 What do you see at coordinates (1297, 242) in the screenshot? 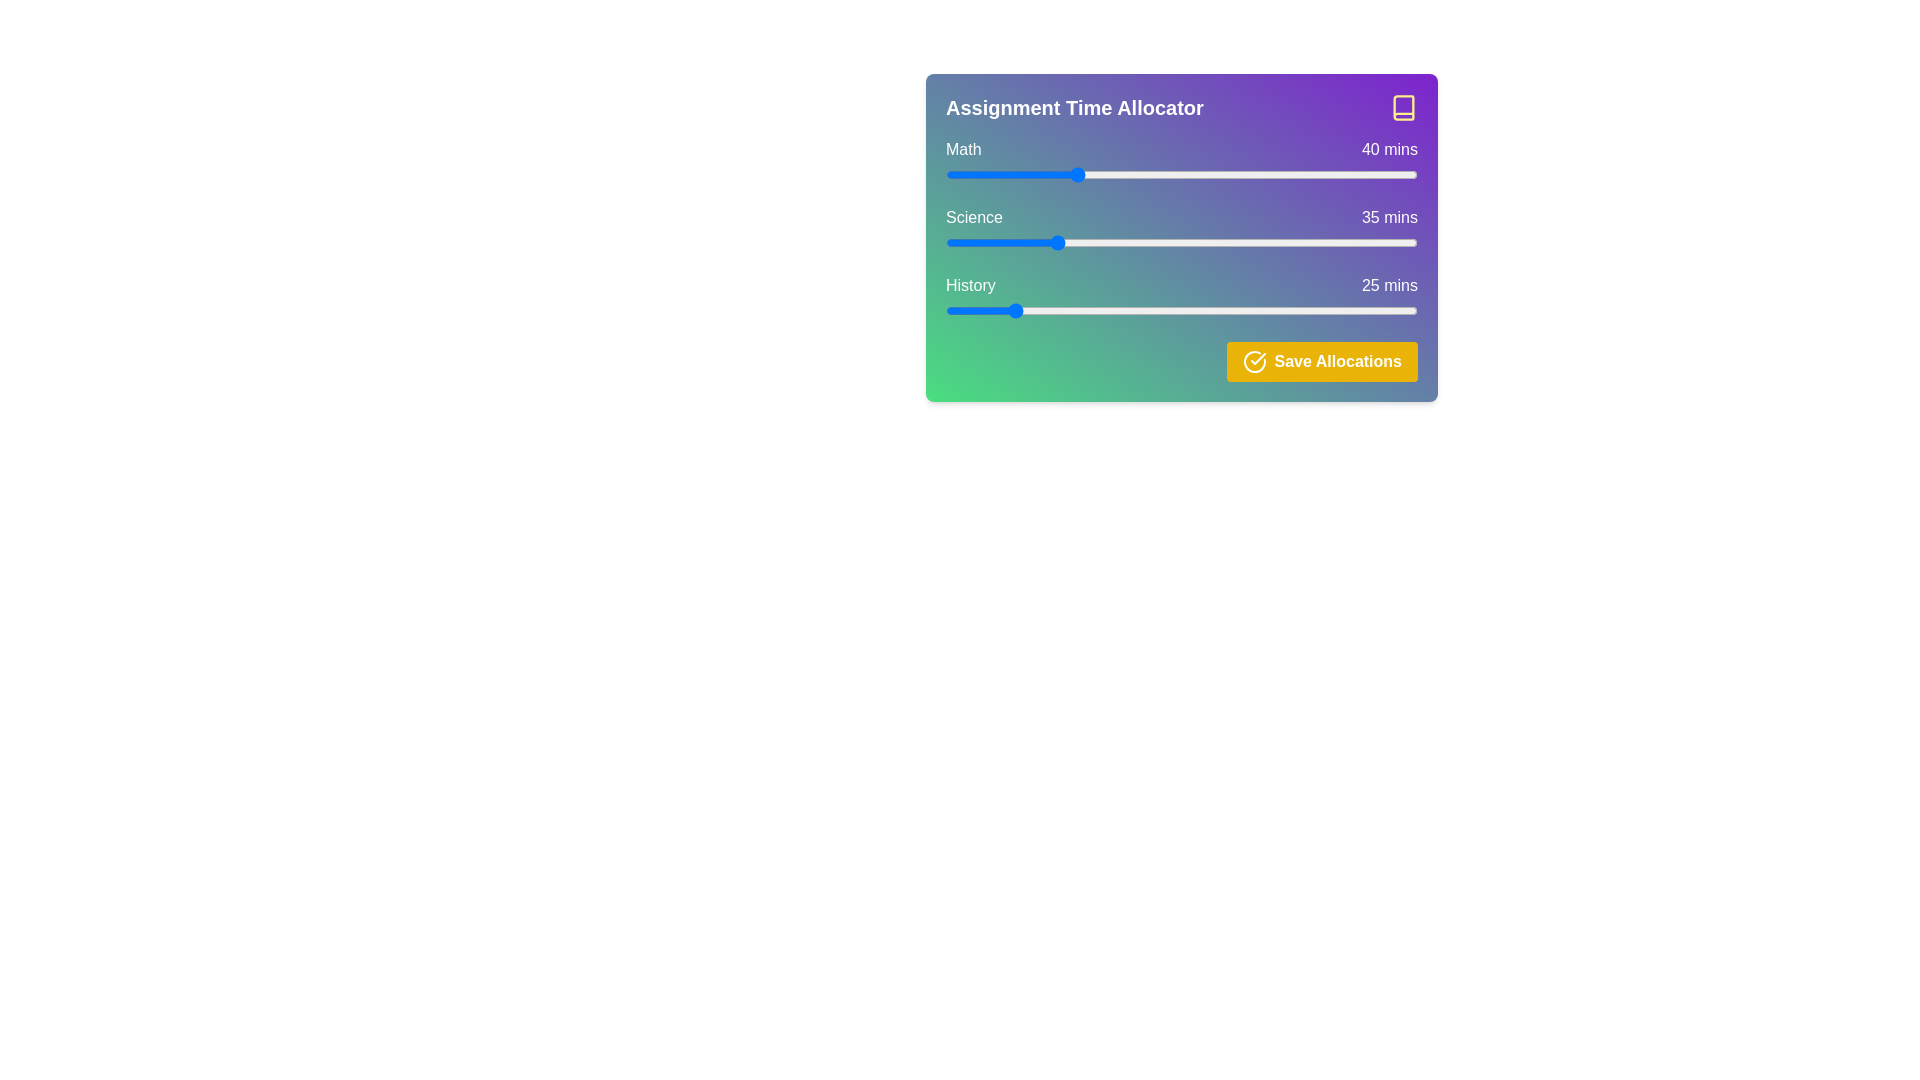
I see `allocation time` at bounding box center [1297, 242].